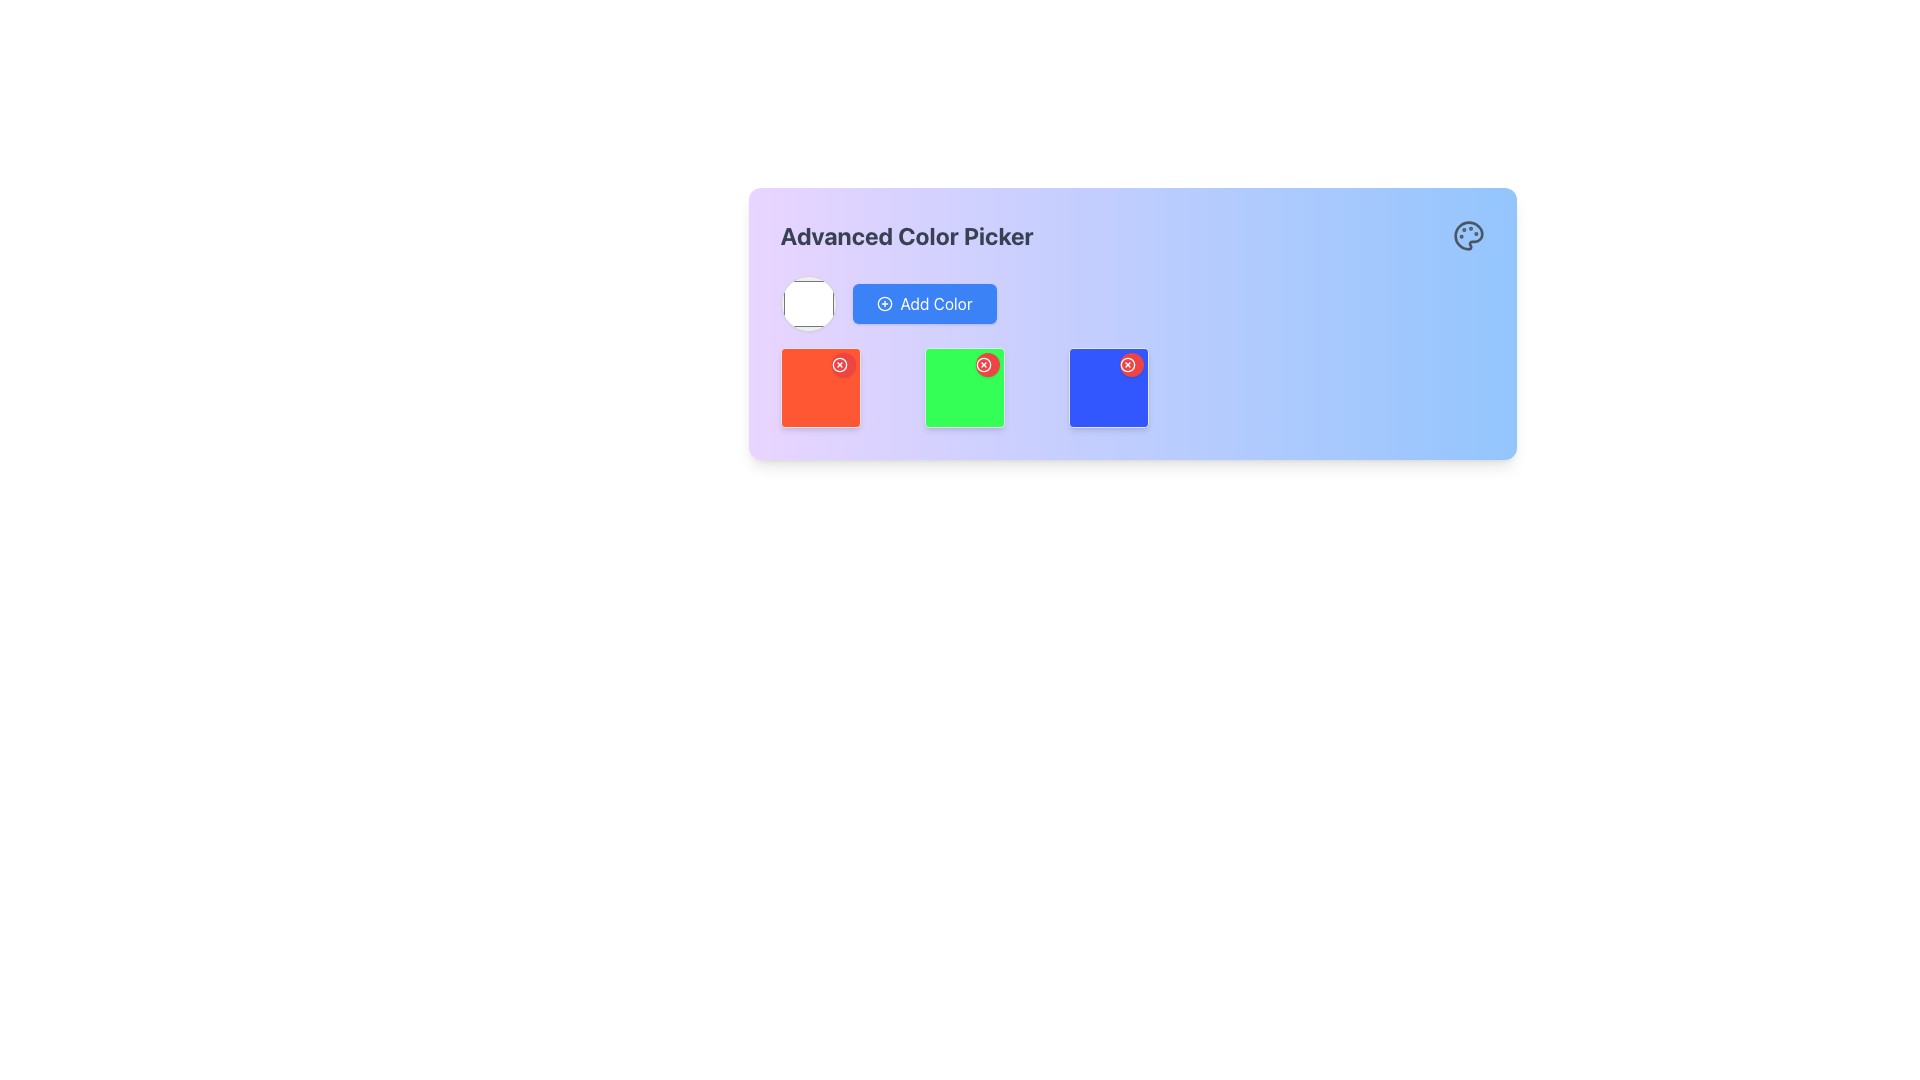  Describe the element at coordinates (843, 365) in the screenshot. I see `the red circular button with a white 'X' icon located in the top-right corner of the first card in the 'Advanced Color Picker' interface to observe the hover effect` at that location.